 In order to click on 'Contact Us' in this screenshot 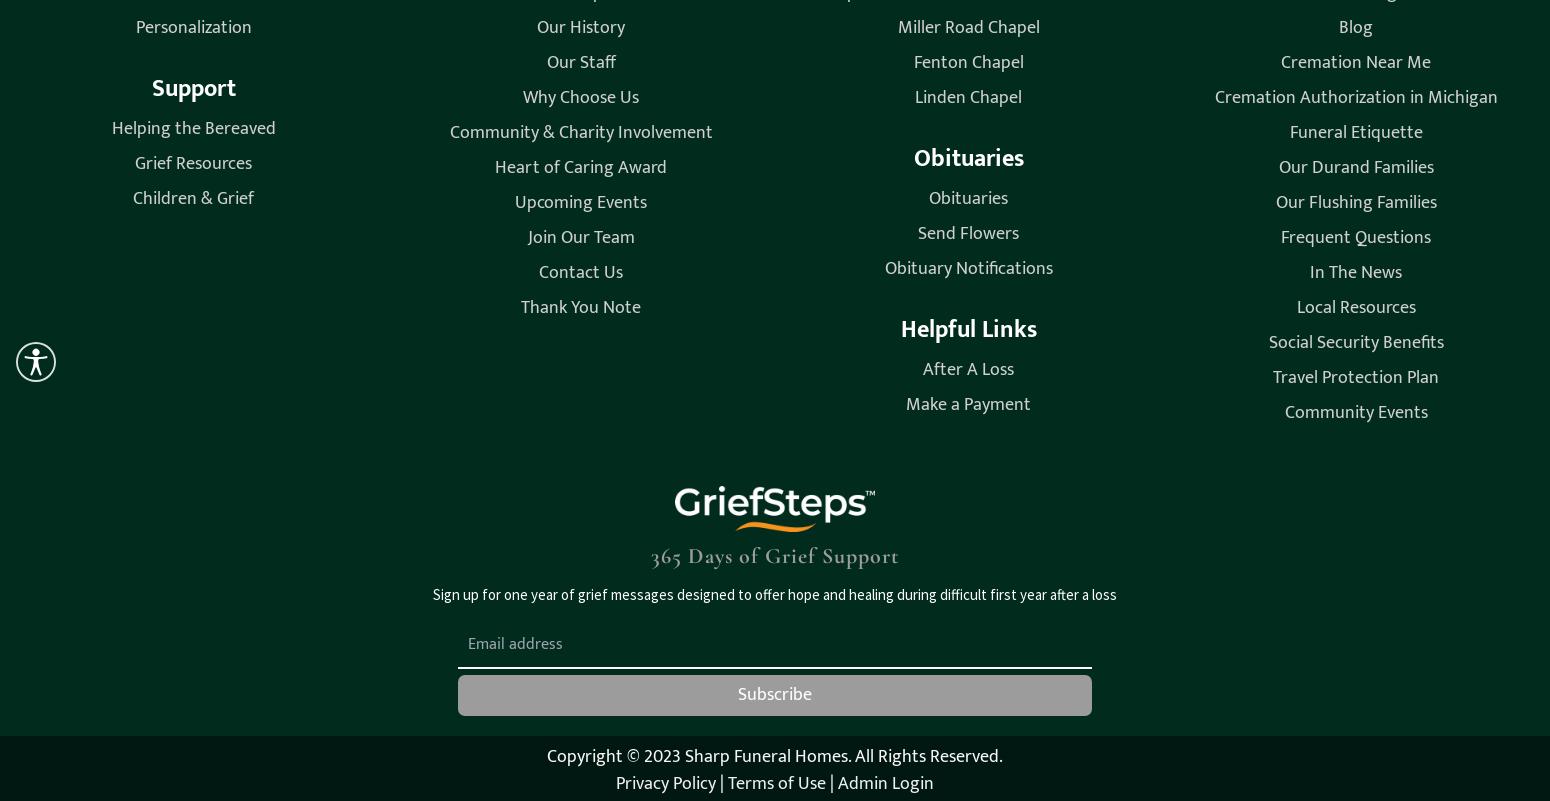, I will do `click(580, 271)`.